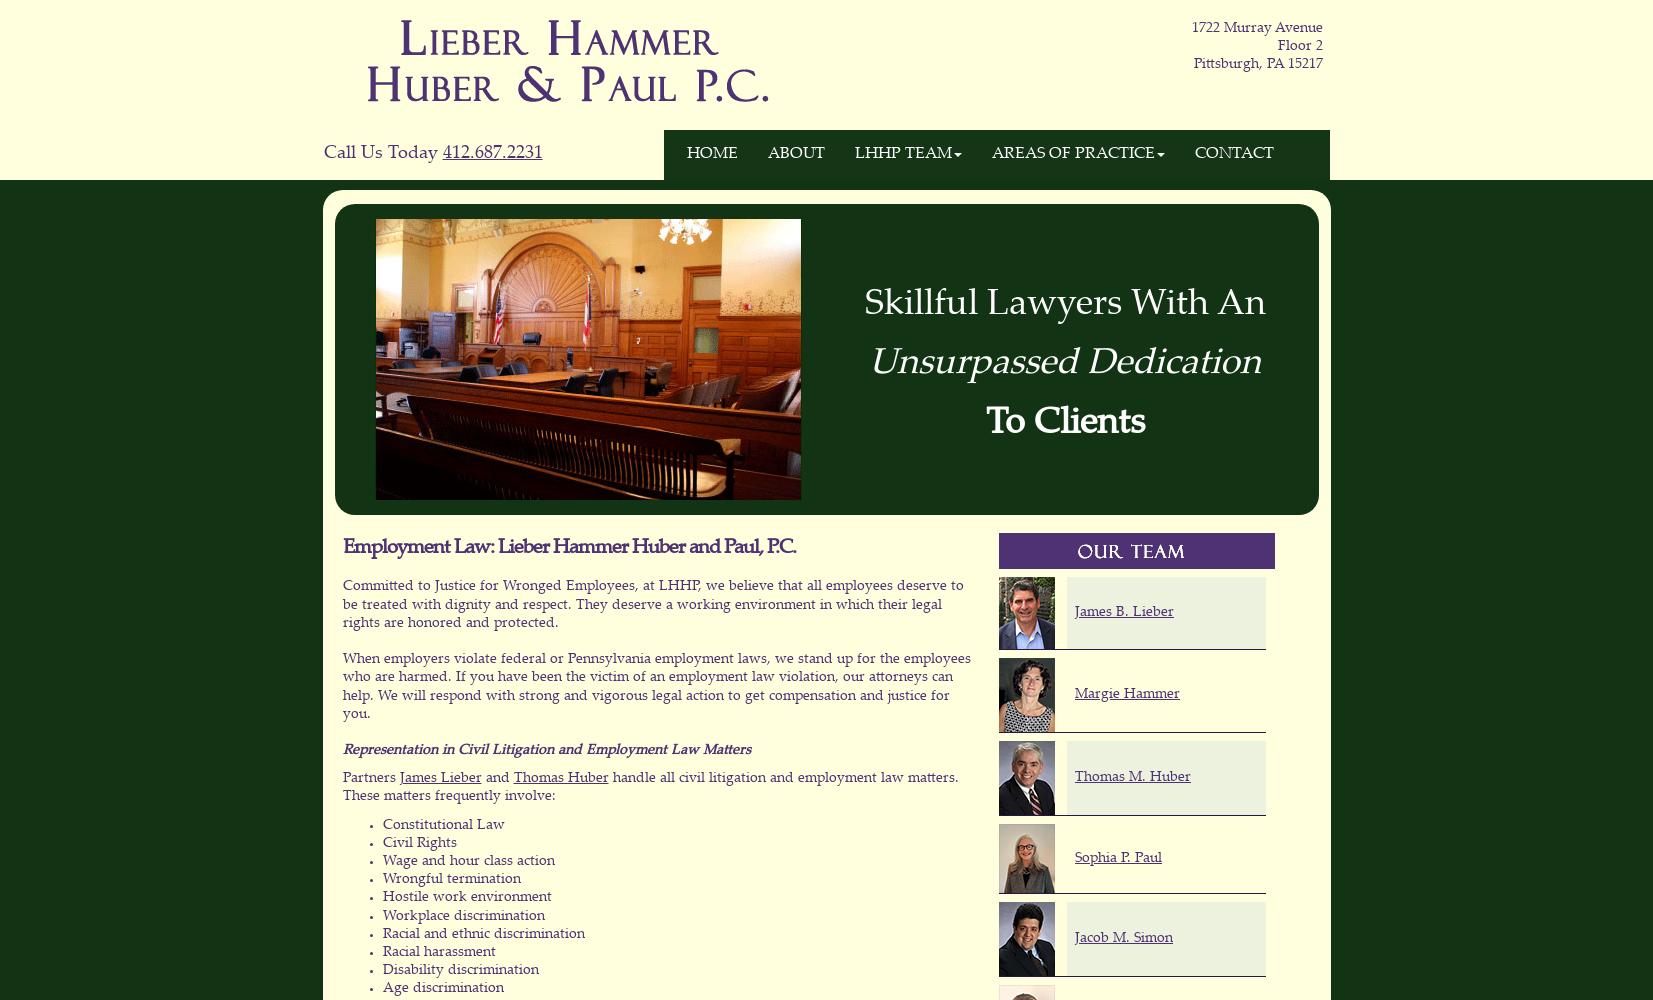 The height and width of the screenshot is (1000, 1653). Describe the element at coordinates (1233, 154) in the screenshot. I see `'CONTACT'` at that location.